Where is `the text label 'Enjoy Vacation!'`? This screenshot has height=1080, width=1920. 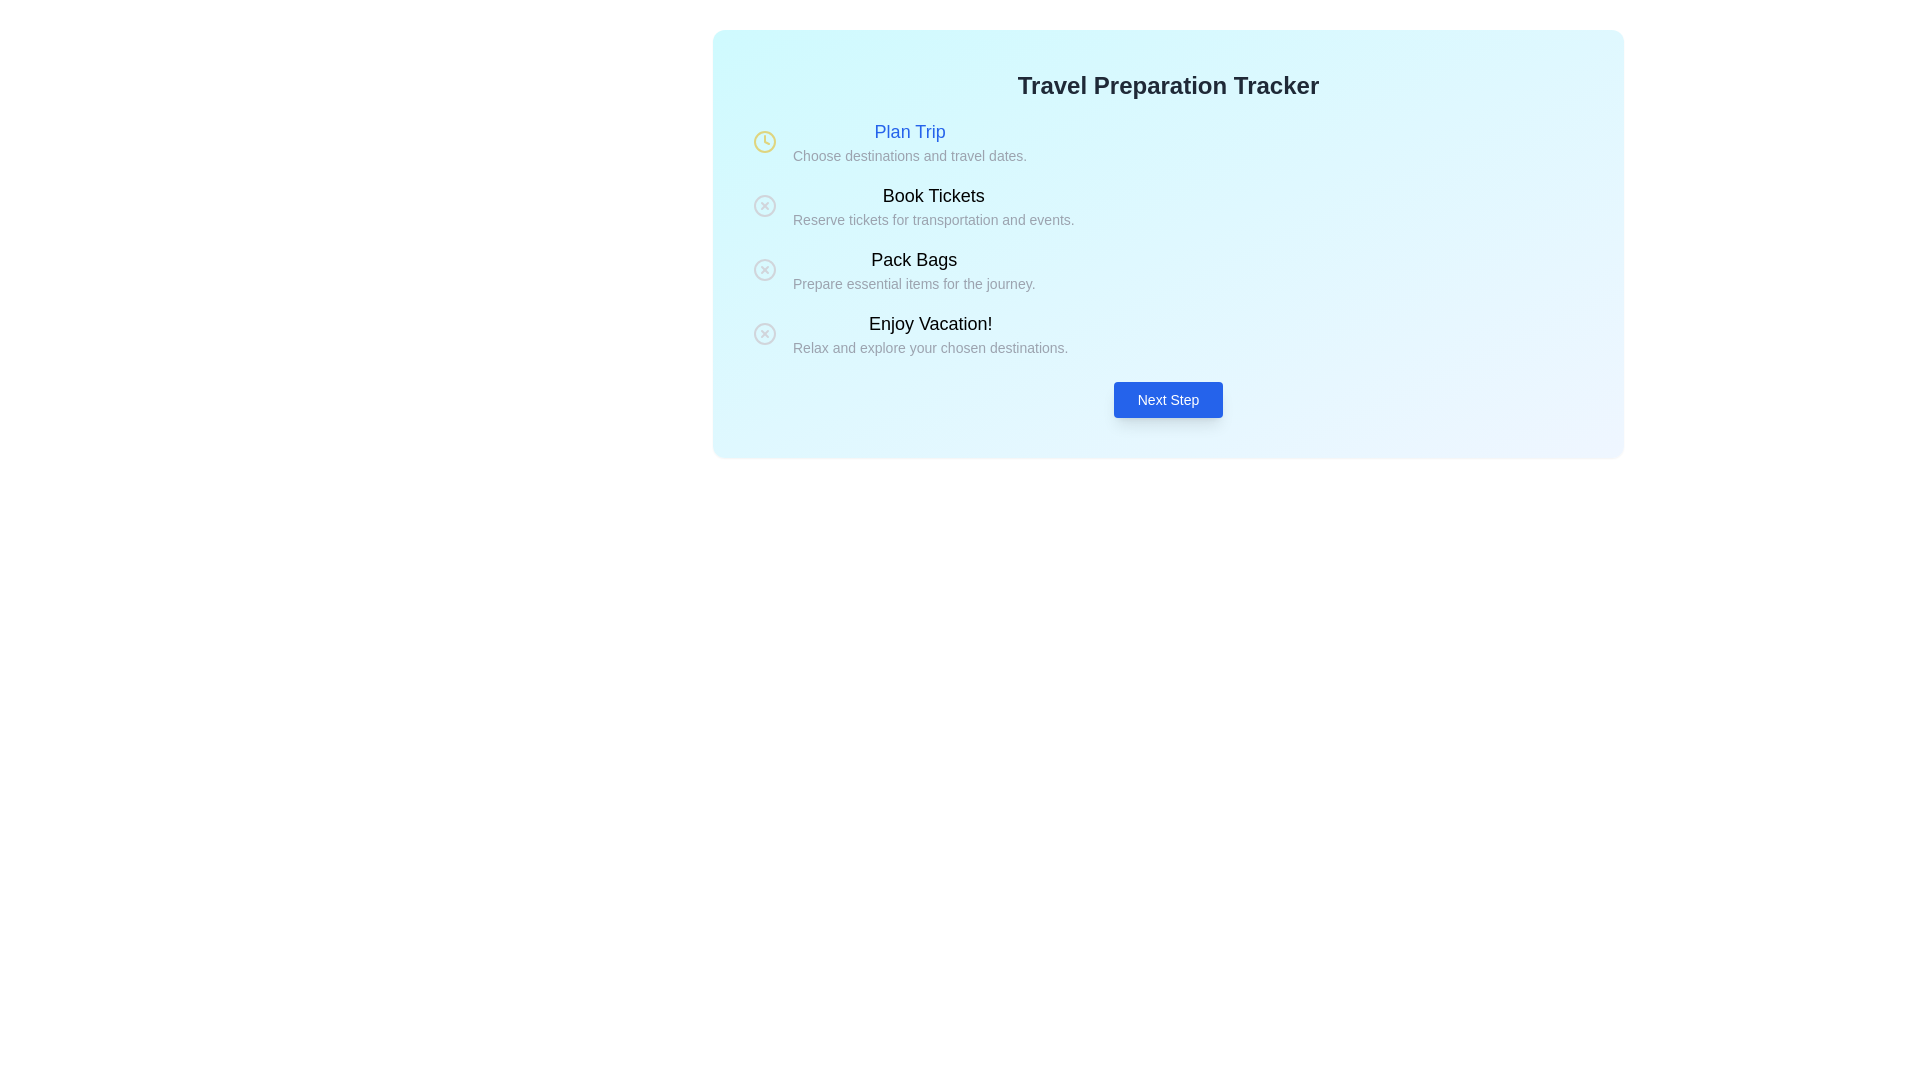 the text label 'Enjoy Vacation!' is located at coordinates (929, 323).